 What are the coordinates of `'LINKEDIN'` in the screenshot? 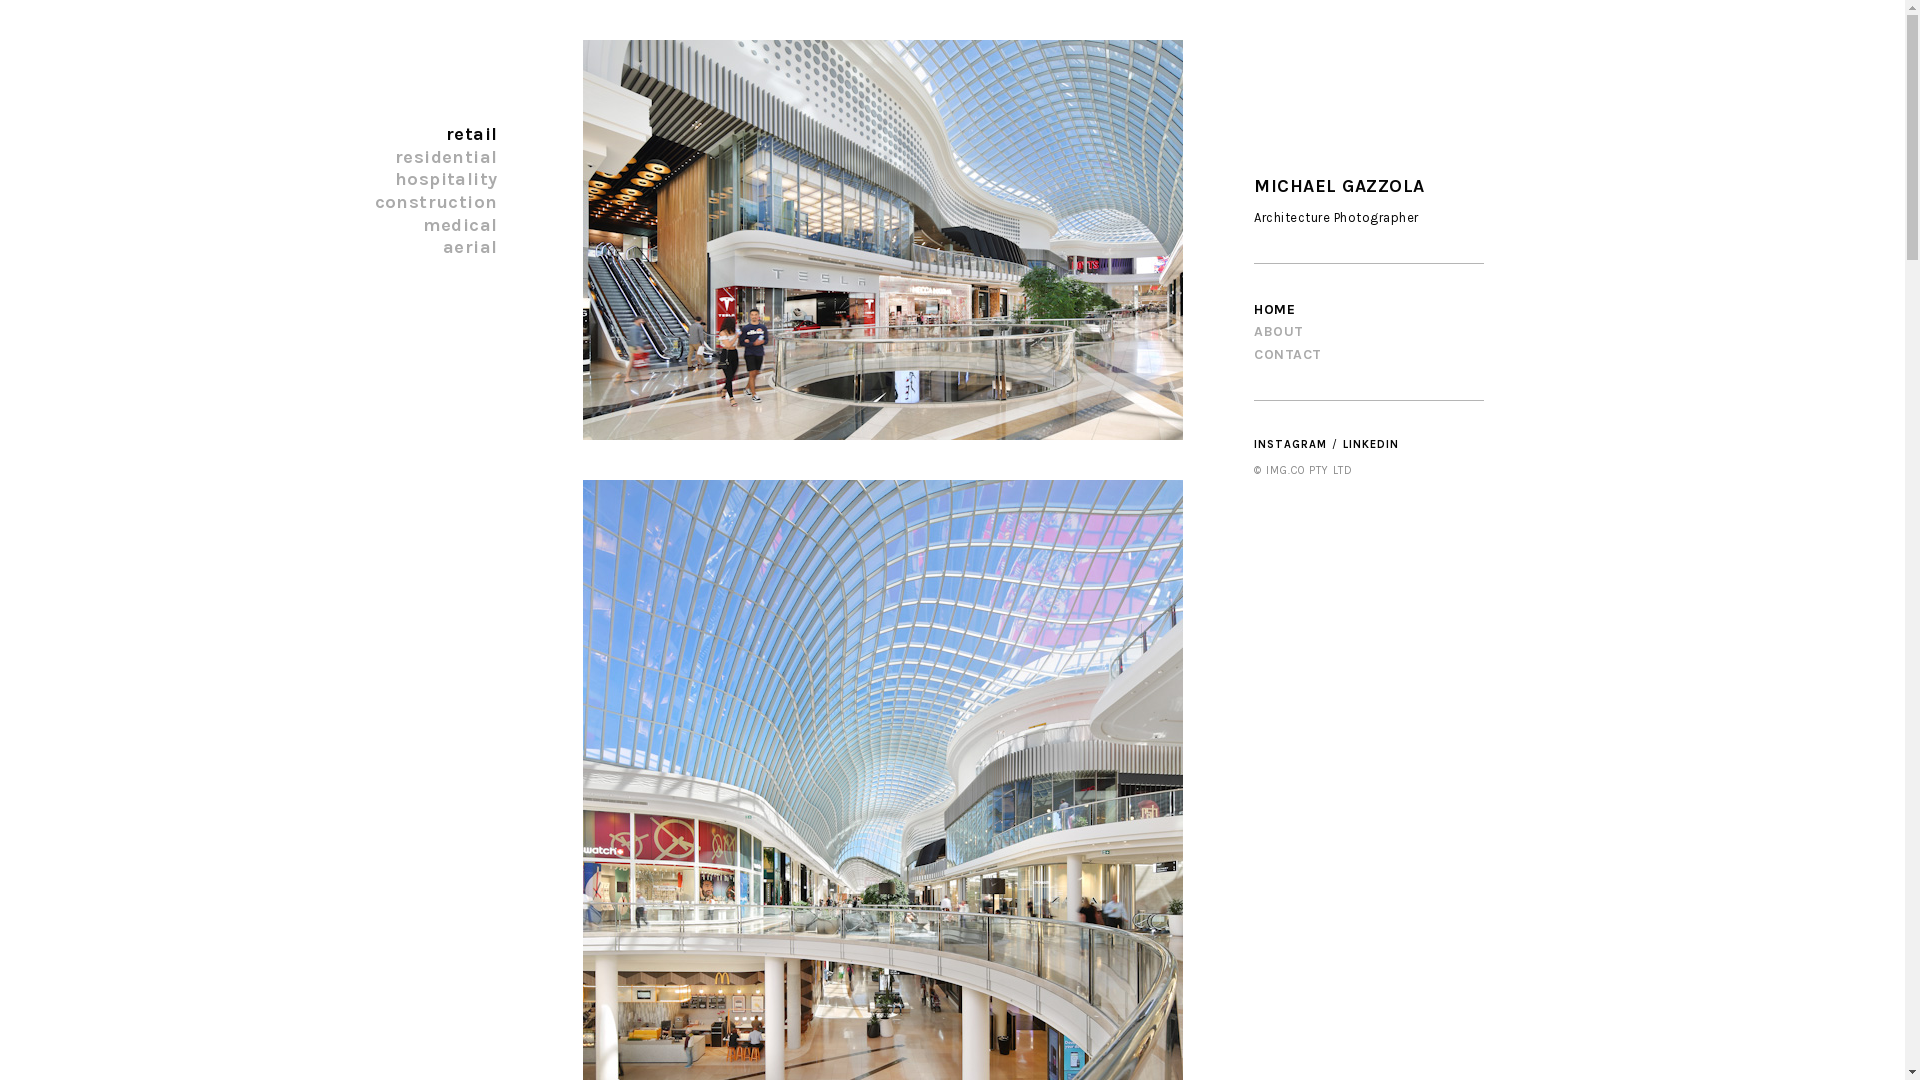 It's located at (1368, 443).